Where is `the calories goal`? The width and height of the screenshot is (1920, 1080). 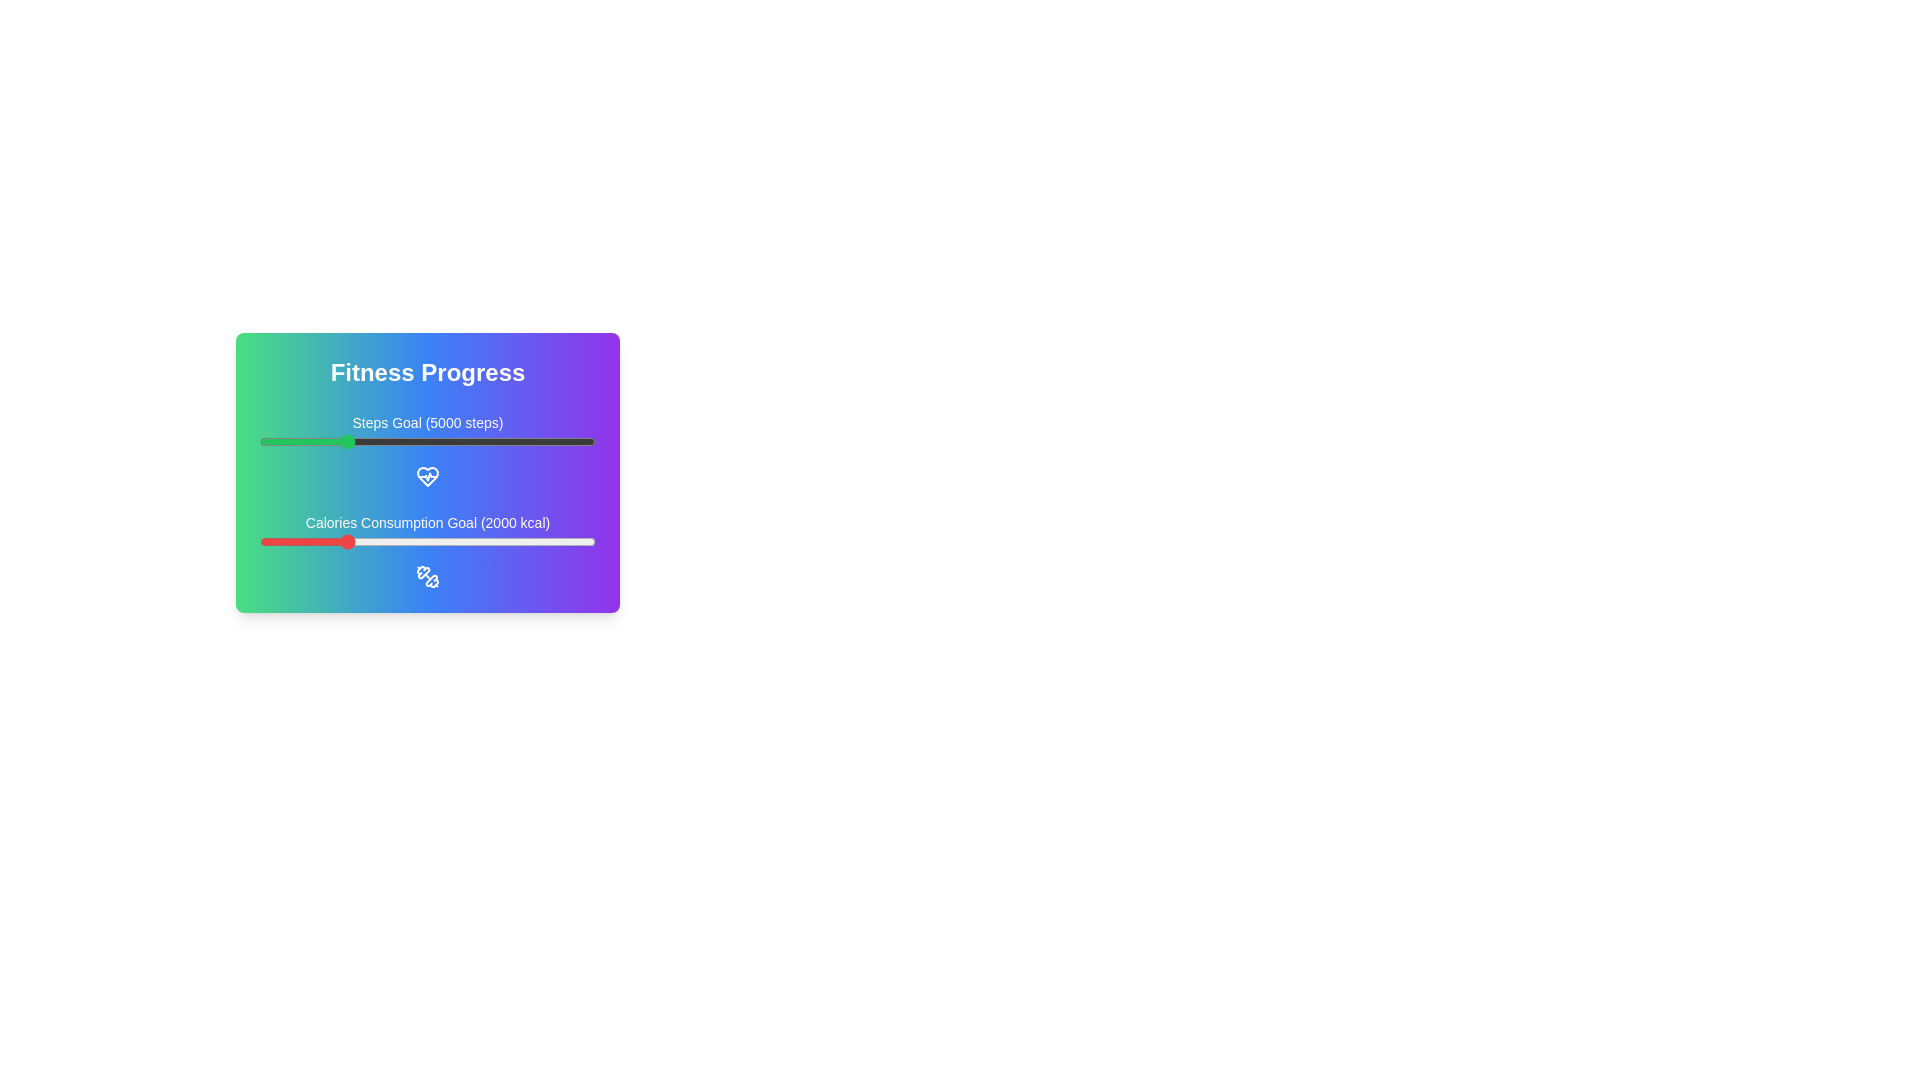
the calories goal is located at coordinates (333, 542).